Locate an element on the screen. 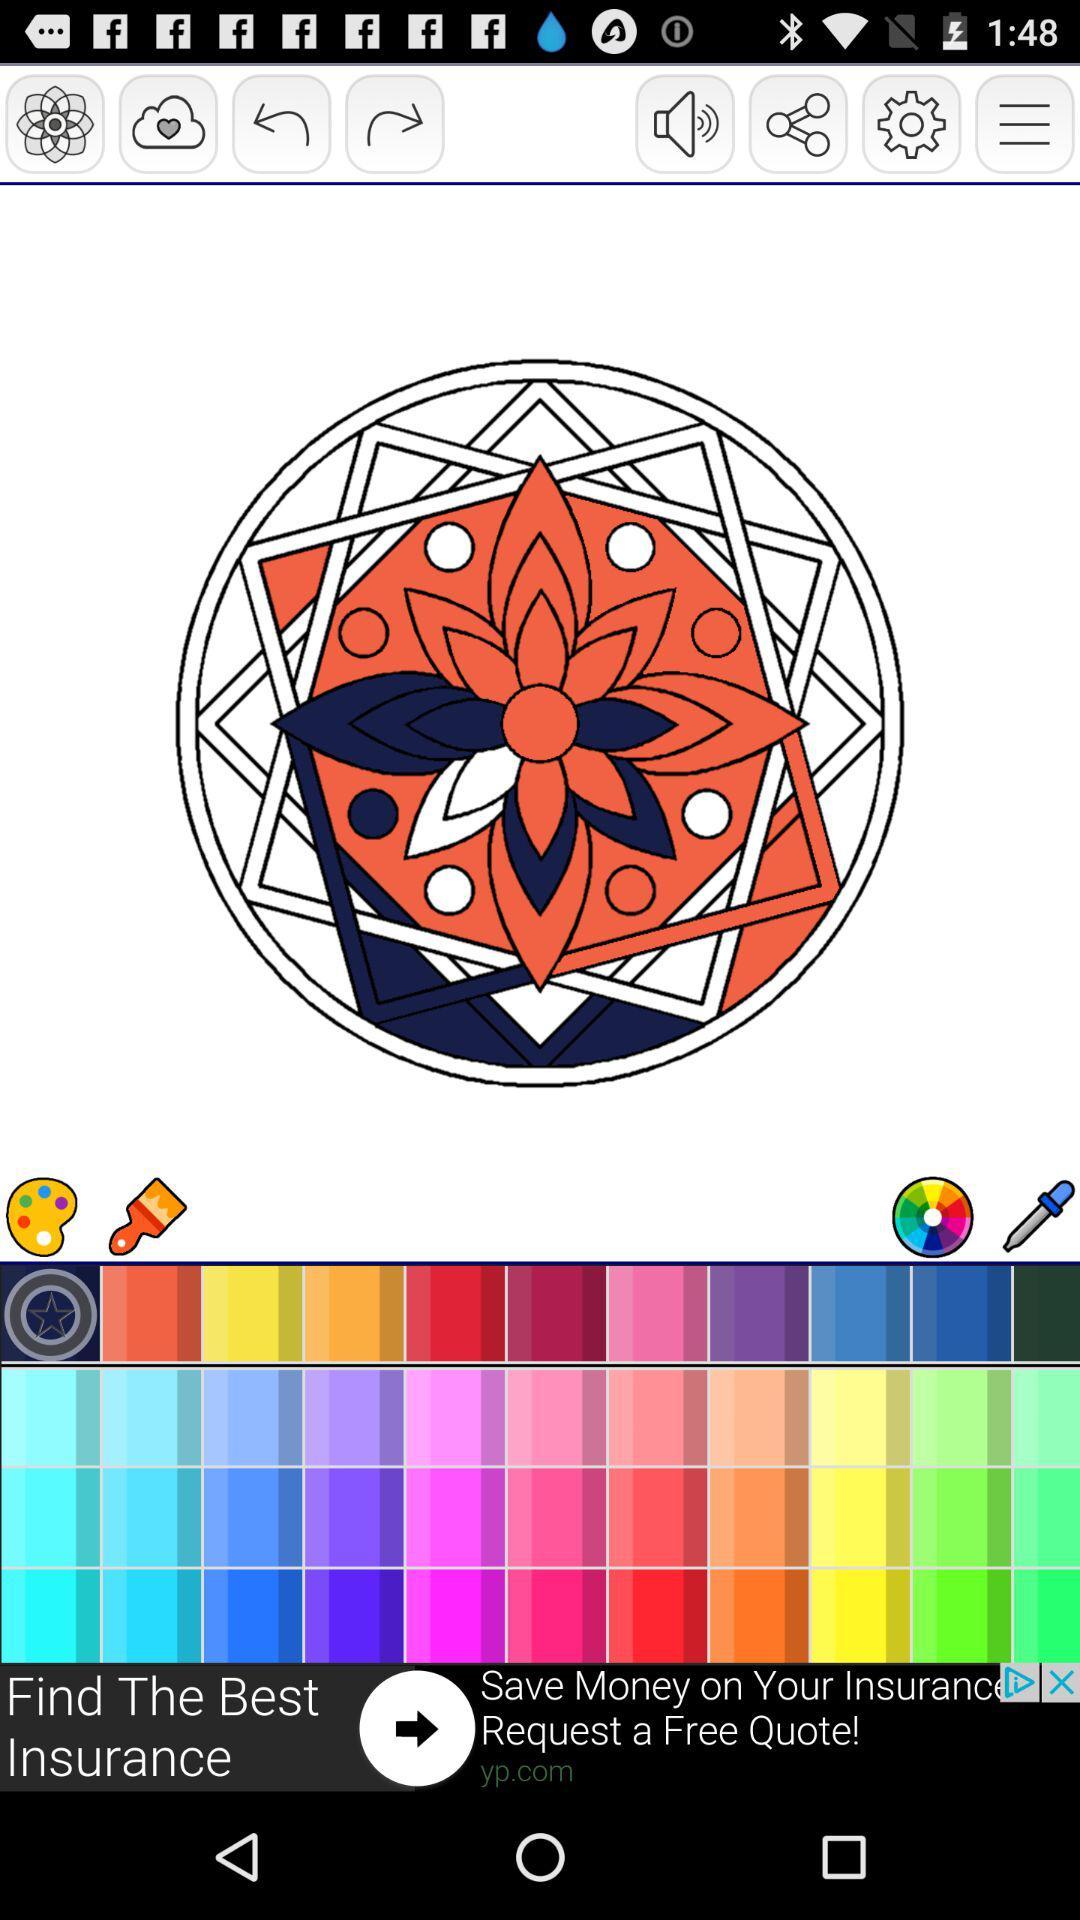 This screenshot has height=1920, width=1080. paint brush selector is located at coordinates (145, 1216).